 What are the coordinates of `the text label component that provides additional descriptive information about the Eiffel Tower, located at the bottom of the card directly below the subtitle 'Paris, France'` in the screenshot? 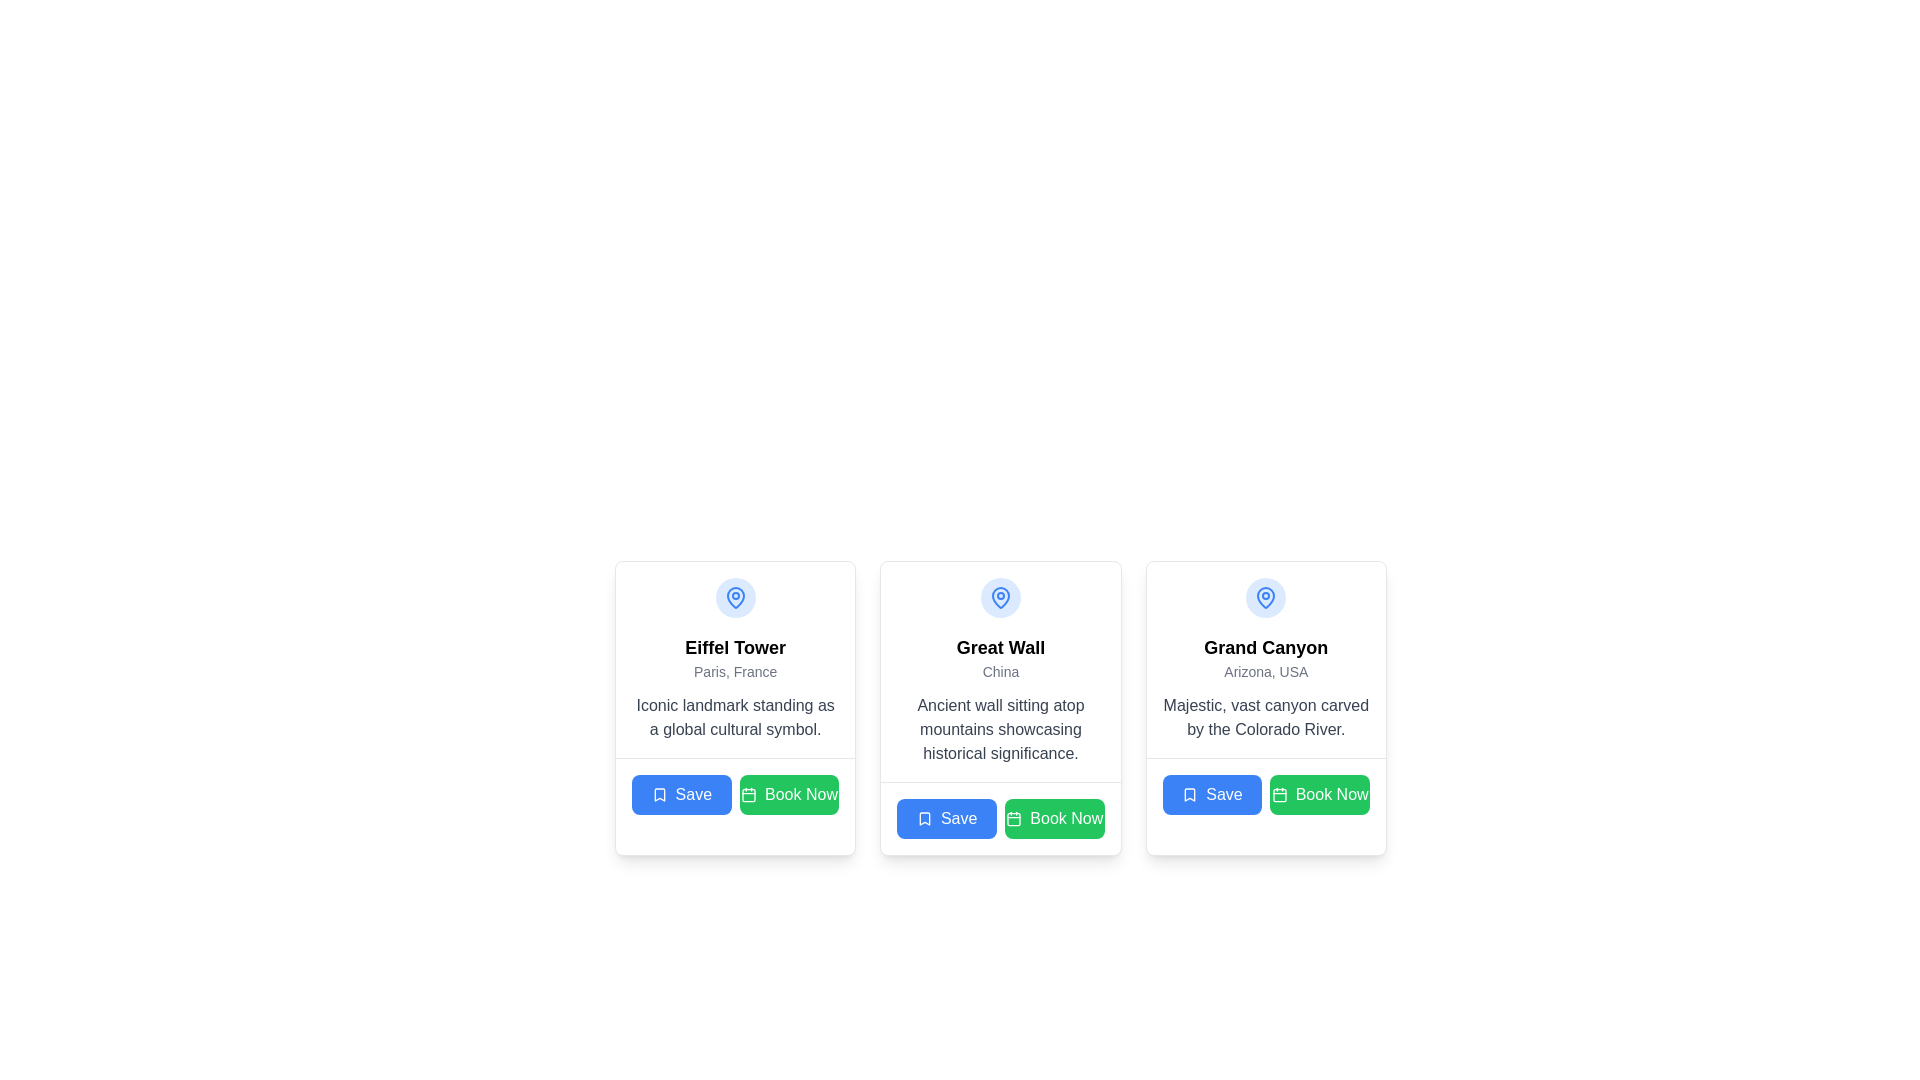 It's located at (734, 716).